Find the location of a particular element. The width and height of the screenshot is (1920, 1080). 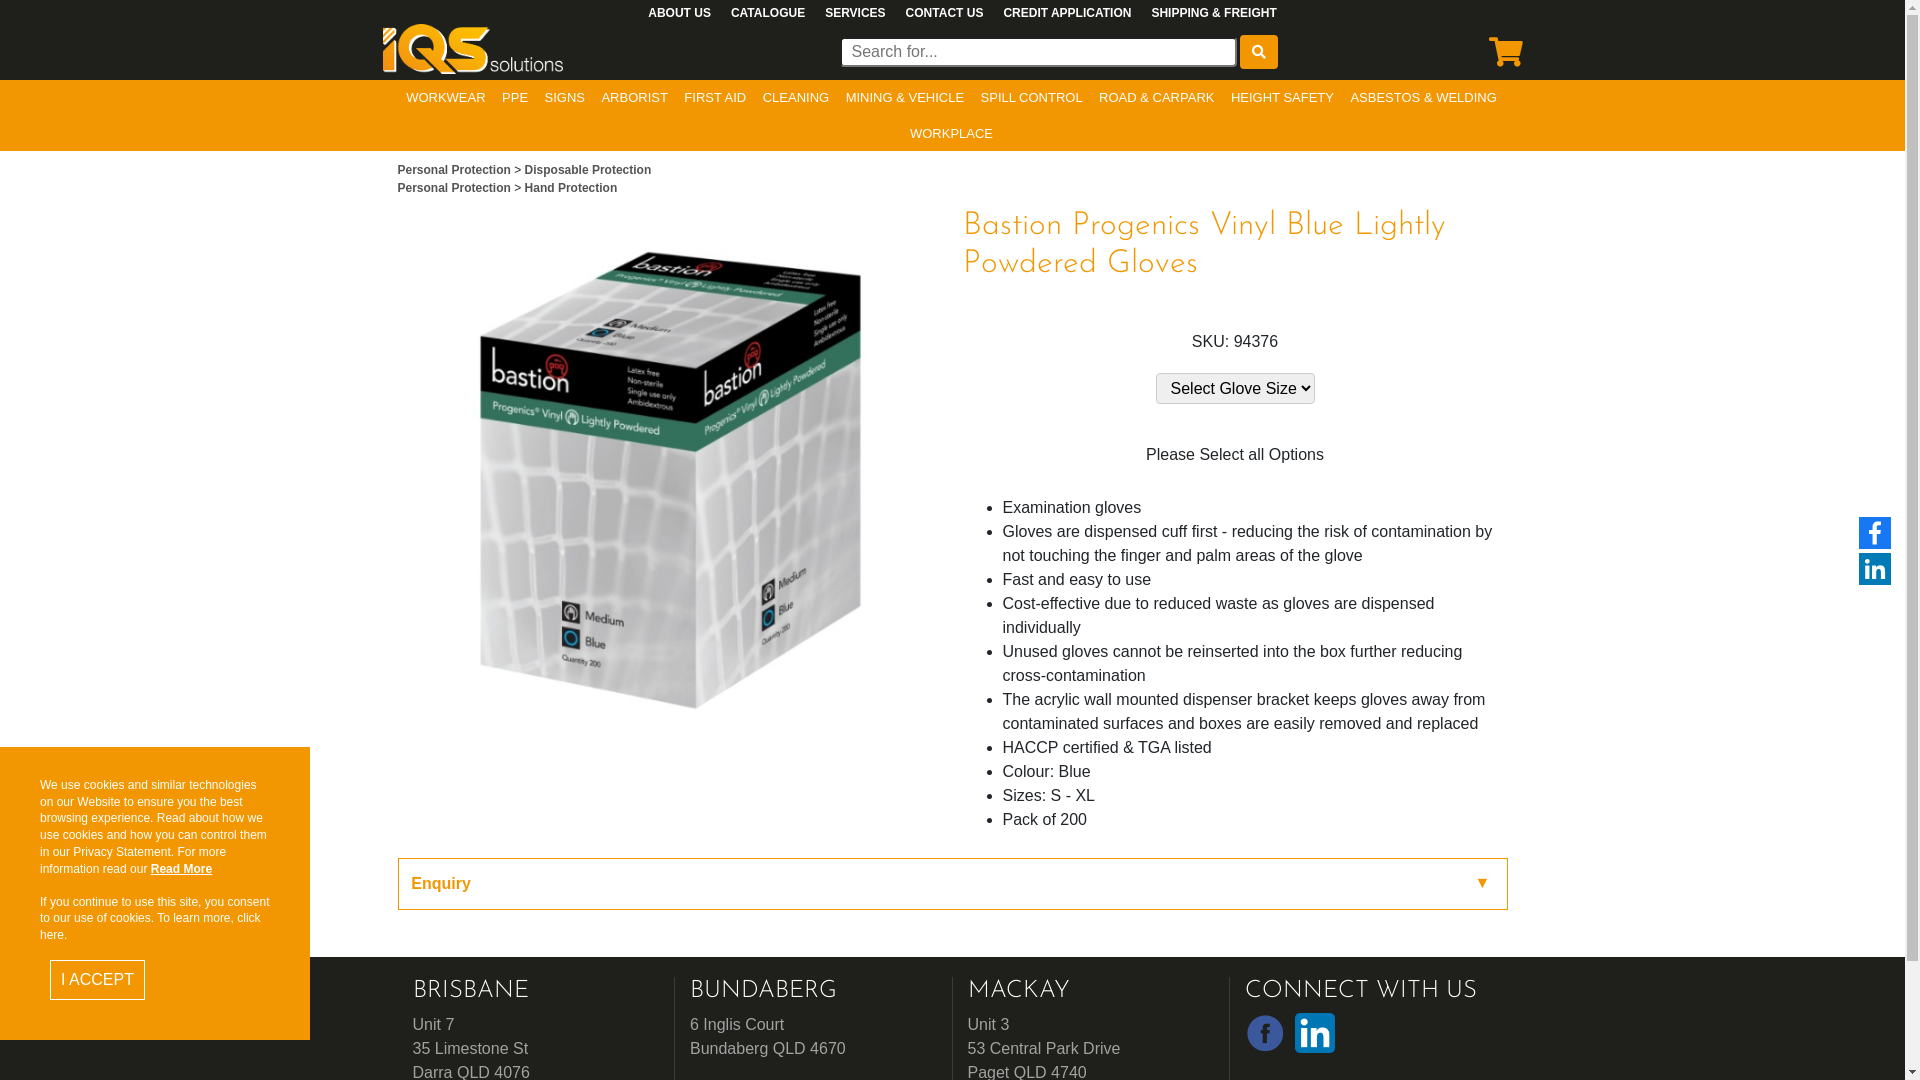

'Hand Protection' is located at coordinates (570, 188).